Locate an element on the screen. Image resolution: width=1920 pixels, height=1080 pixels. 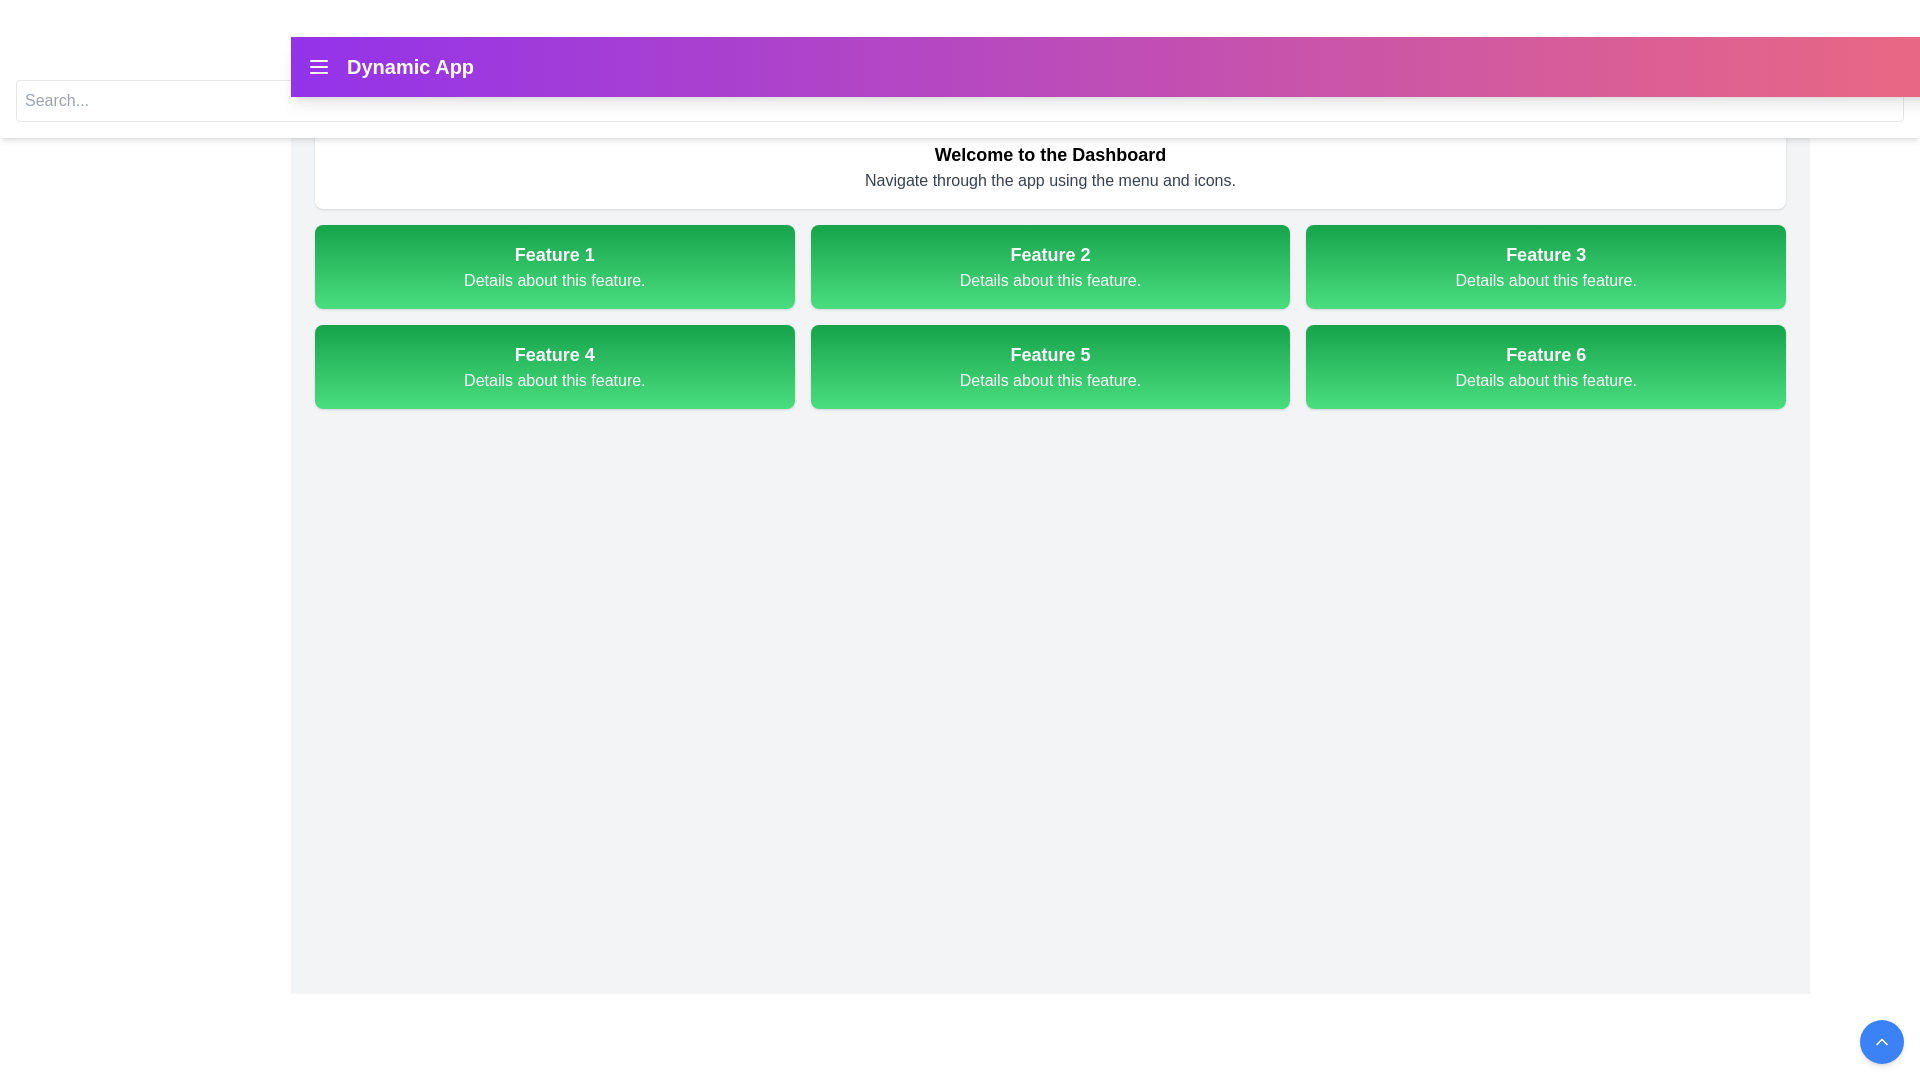
the Card element located in the second row and middle column of the feature showcase is located at coordinates (1049, 366).